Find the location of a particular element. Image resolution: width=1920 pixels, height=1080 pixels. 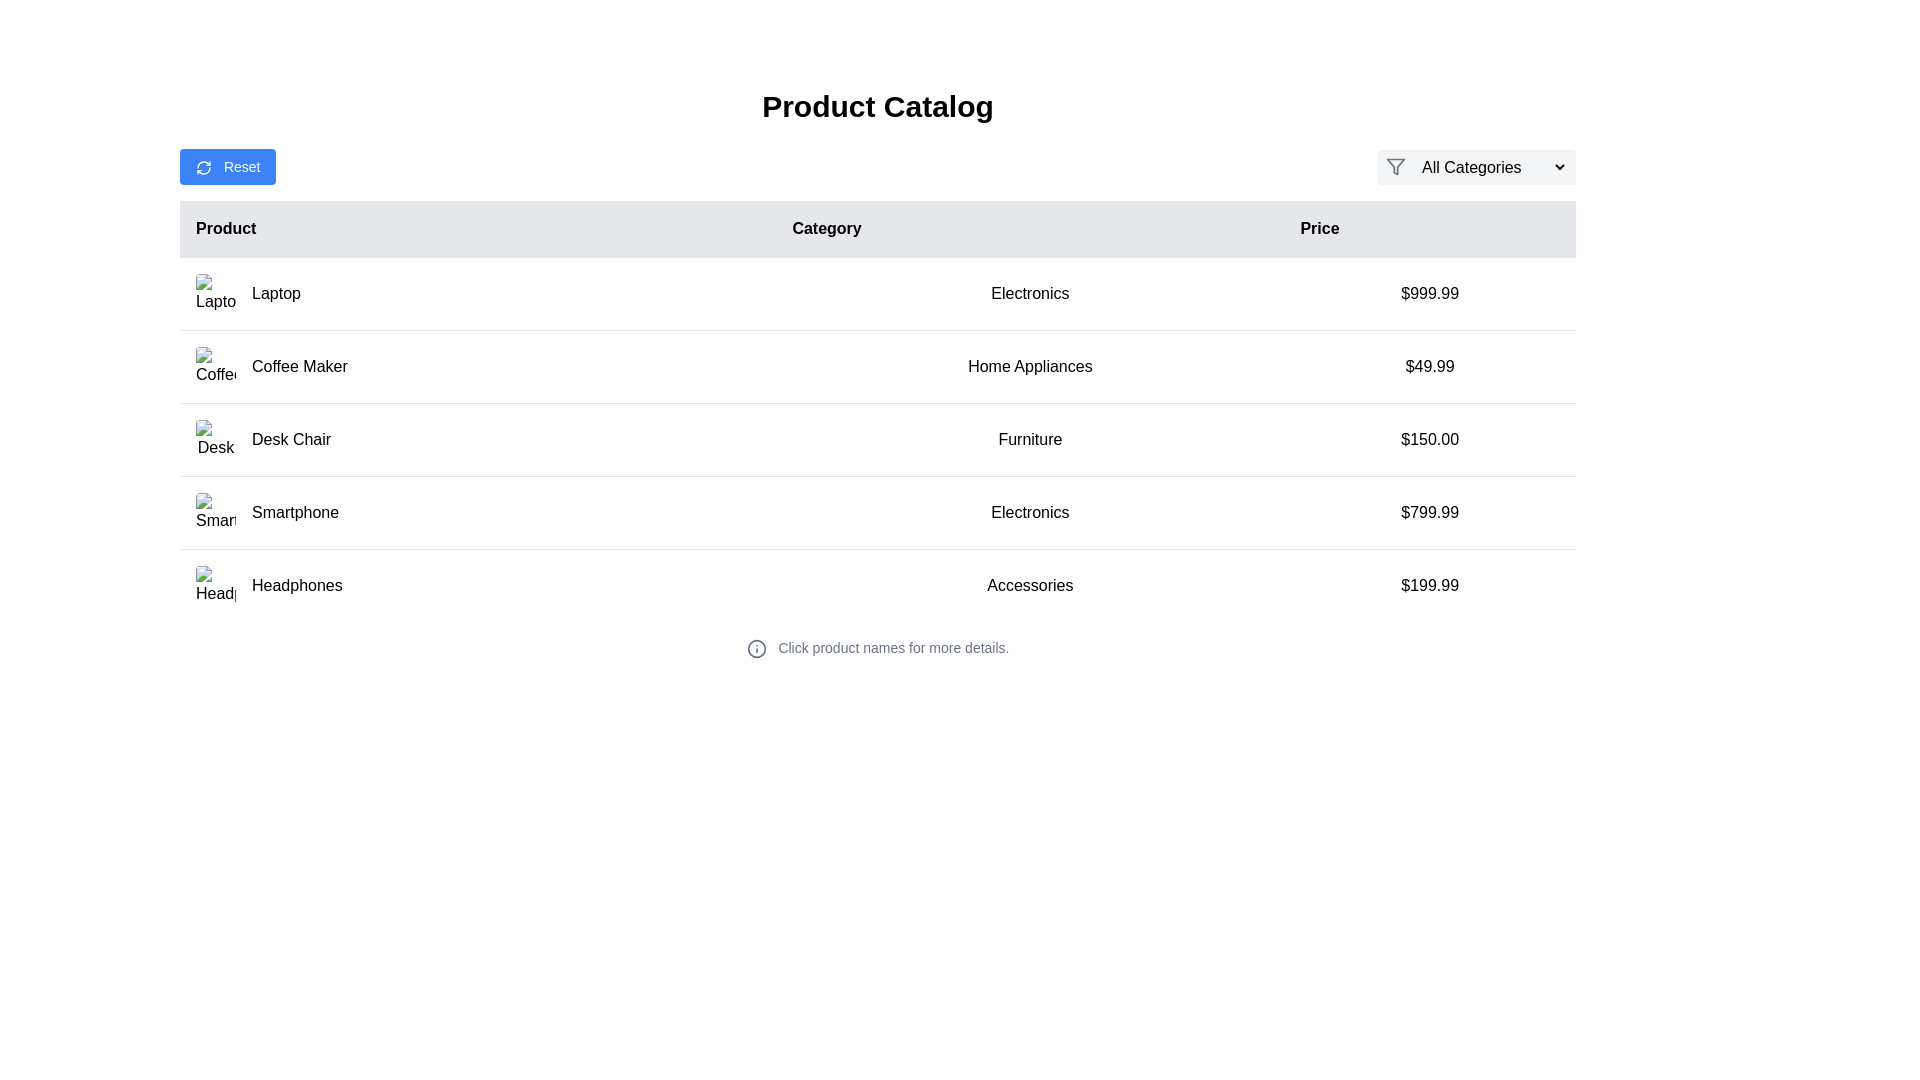

the structured content row for the Coffee Maker product is located at coordinates (878, 366).